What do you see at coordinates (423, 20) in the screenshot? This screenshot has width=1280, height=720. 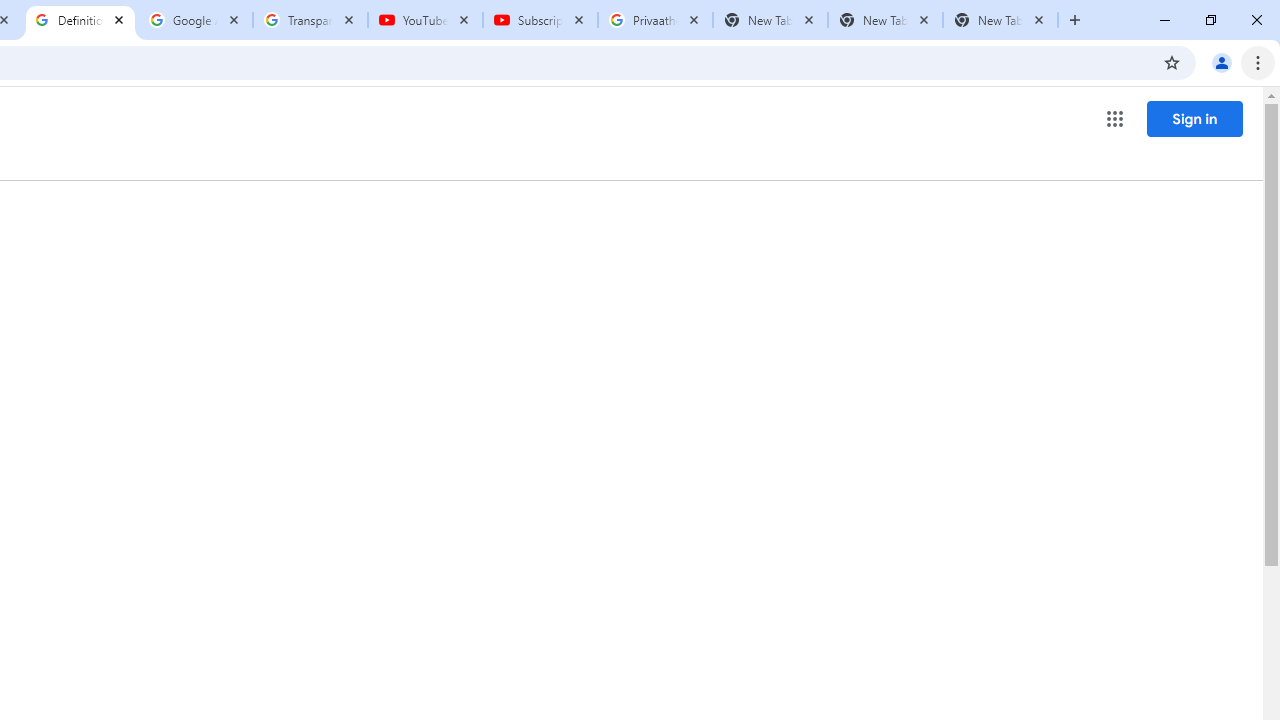 I see `'YouTube'` at bounding box center [423, 20].